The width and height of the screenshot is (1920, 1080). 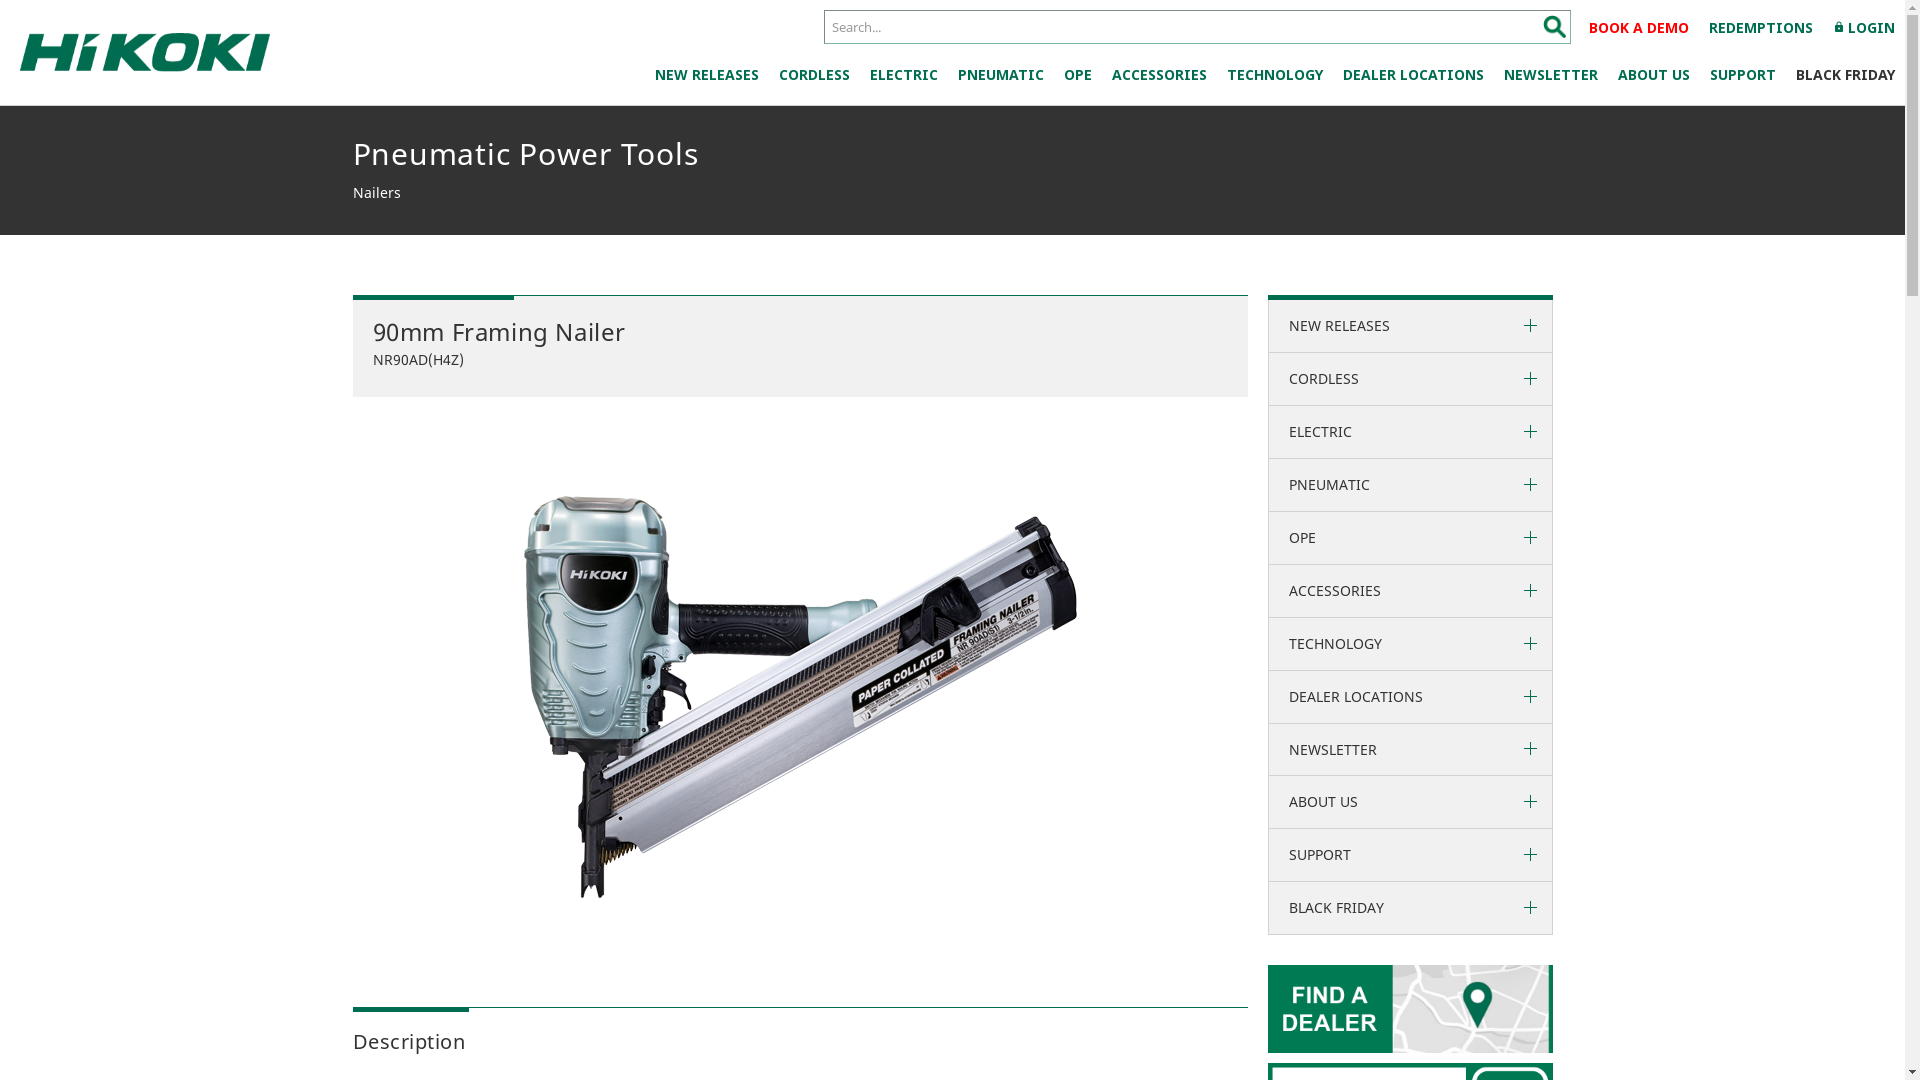 I want to click on 'BLACK FRIDAY', so click(x=1785, y=73).